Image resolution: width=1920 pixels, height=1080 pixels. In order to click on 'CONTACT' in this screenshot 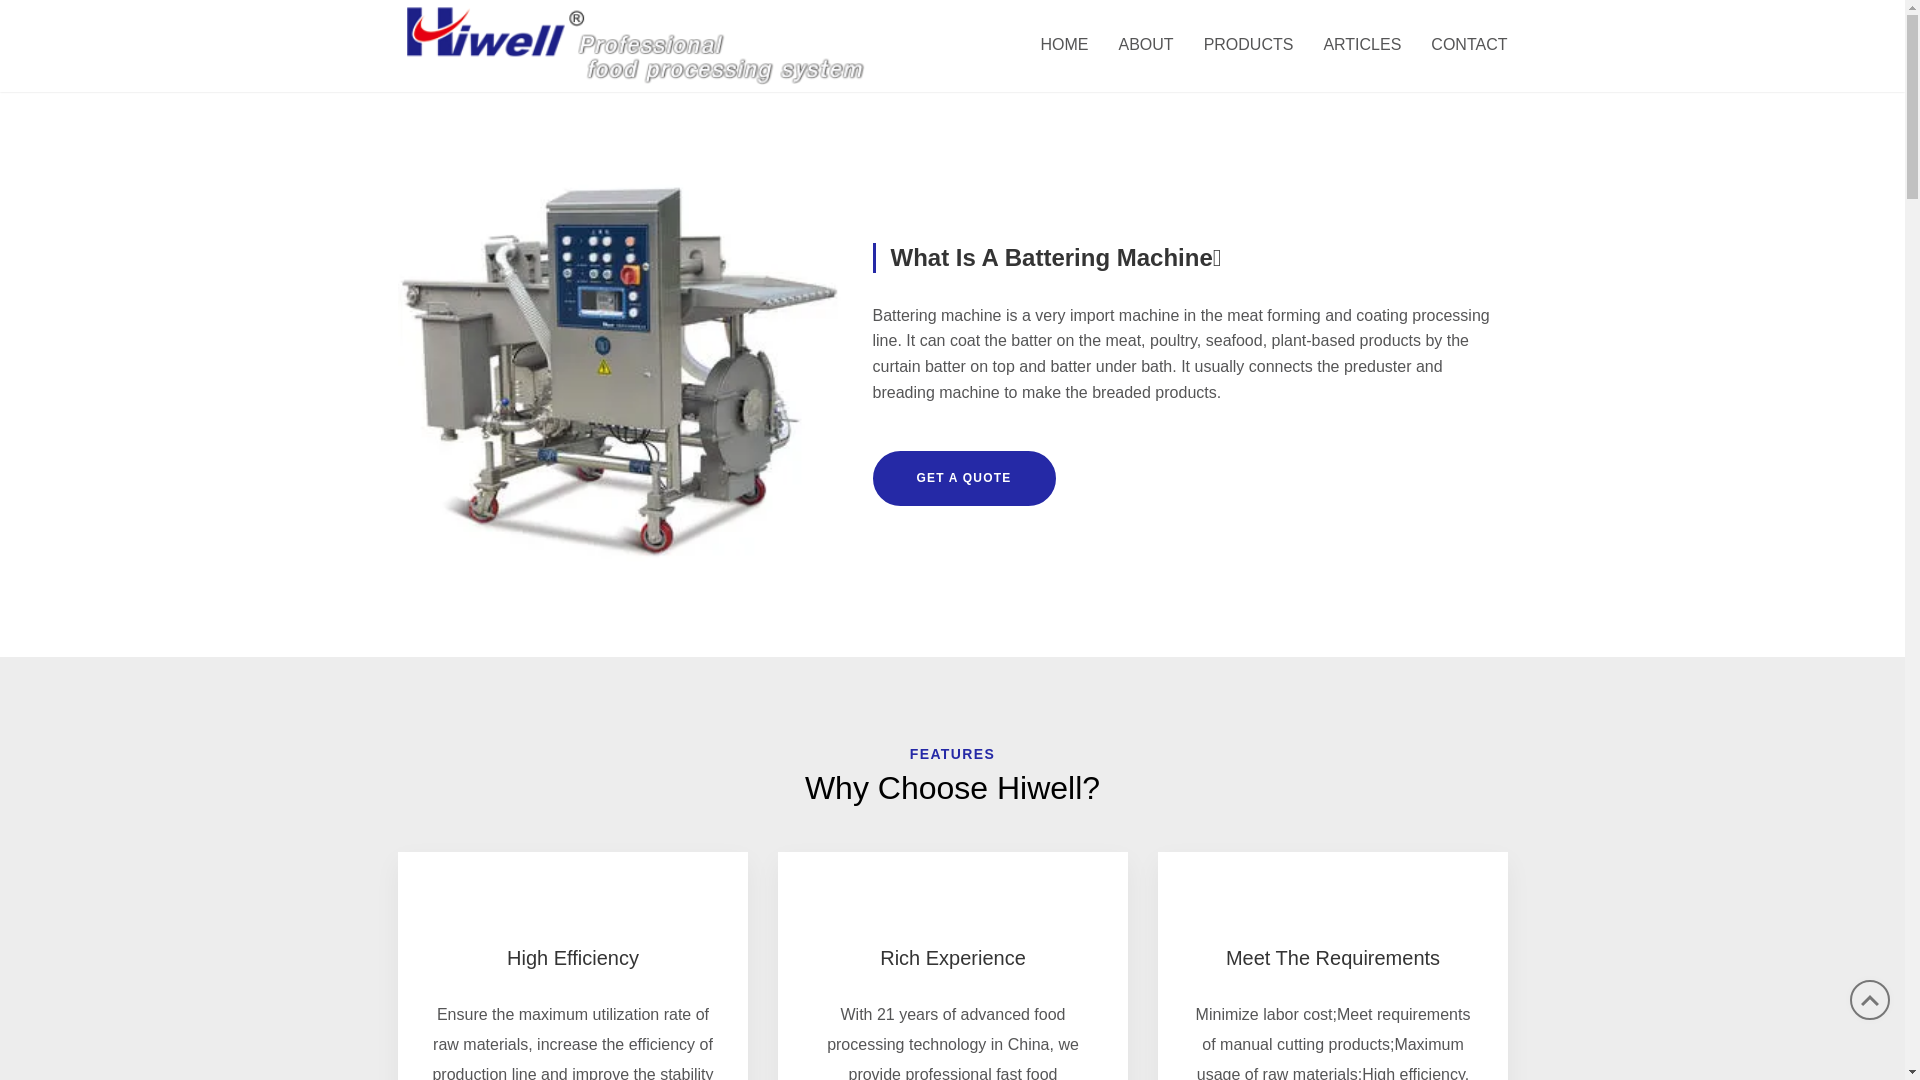, I will do `click(1461, 45)`.